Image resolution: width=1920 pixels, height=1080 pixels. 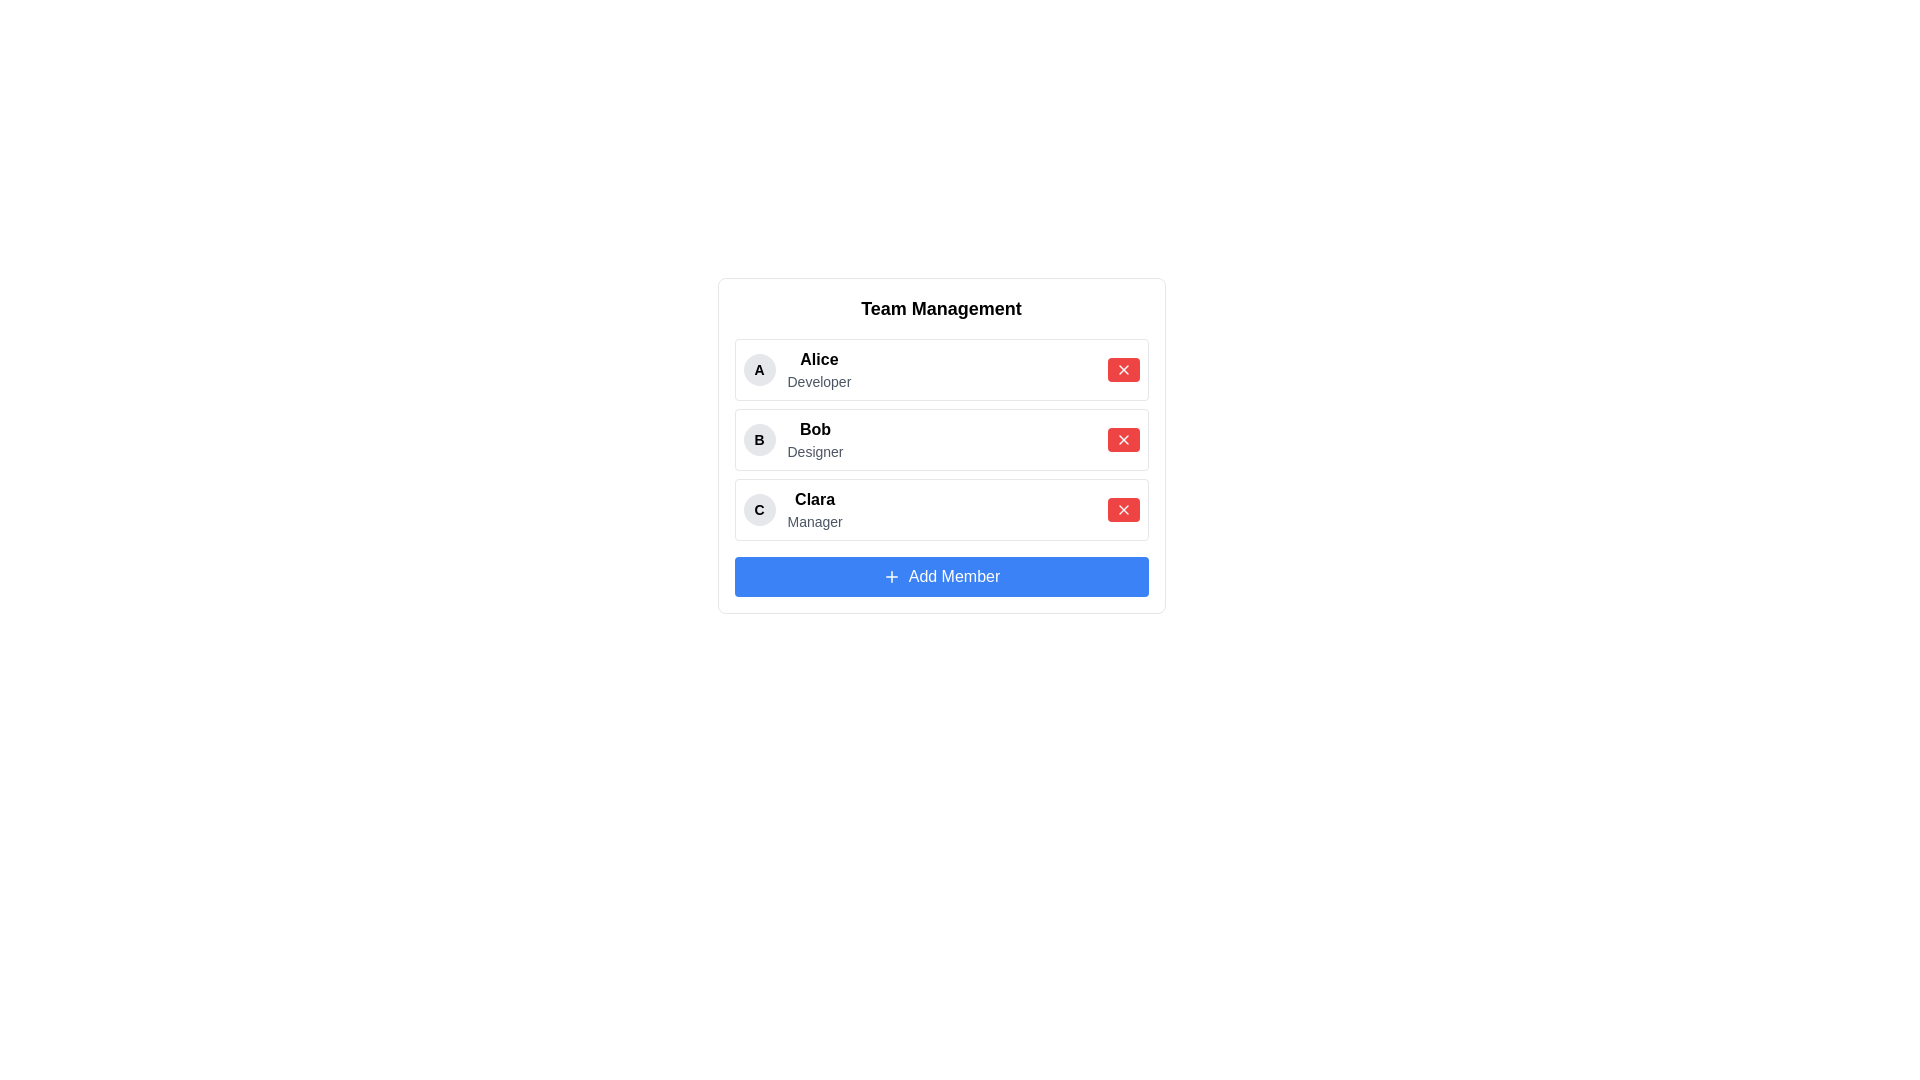 What do you see at coordinates (792, 508) in the screenshot?
I see `the list item displaying the name 'Clara' with the role 'Manager' beneath it, which is the third entry in the 'Team Management' section` at bounding box center [792, 508].